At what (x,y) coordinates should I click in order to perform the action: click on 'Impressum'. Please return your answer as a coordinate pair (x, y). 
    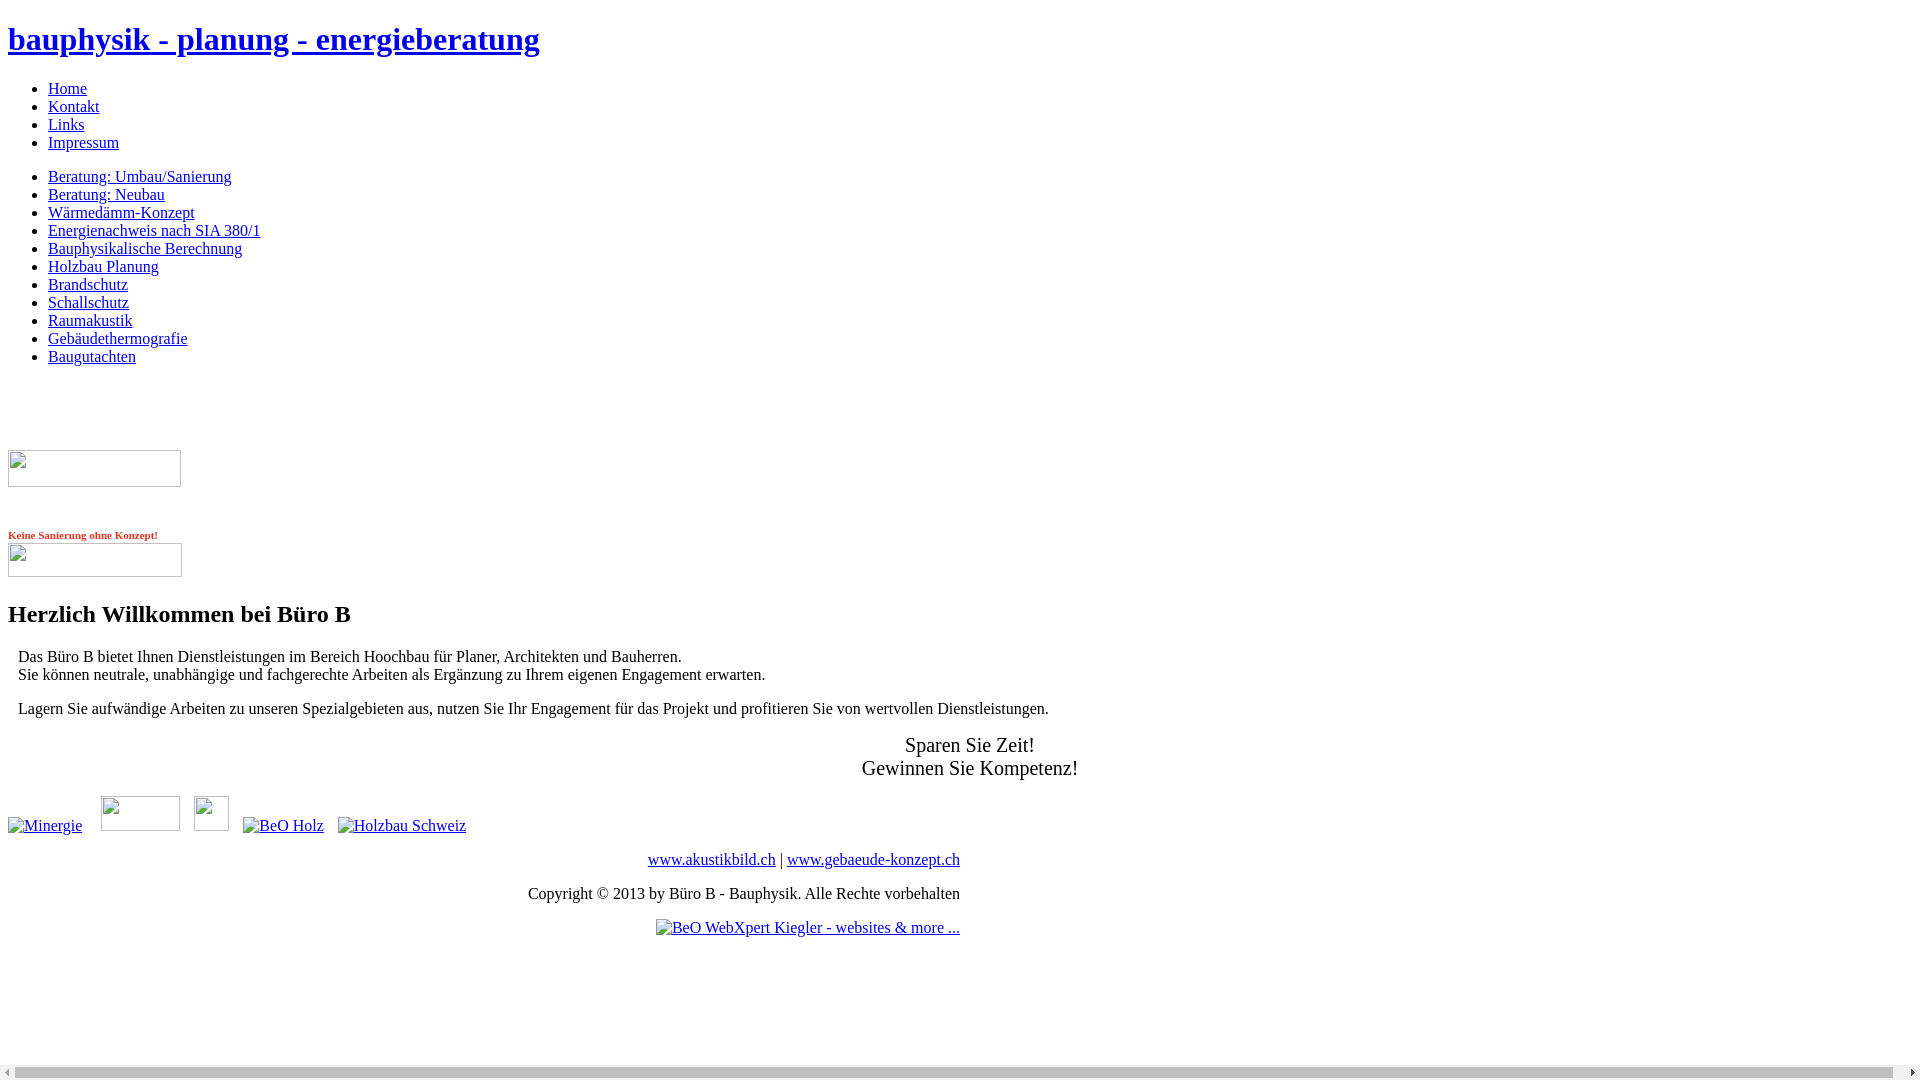
    Looking at the image, I should click on (82, 141).